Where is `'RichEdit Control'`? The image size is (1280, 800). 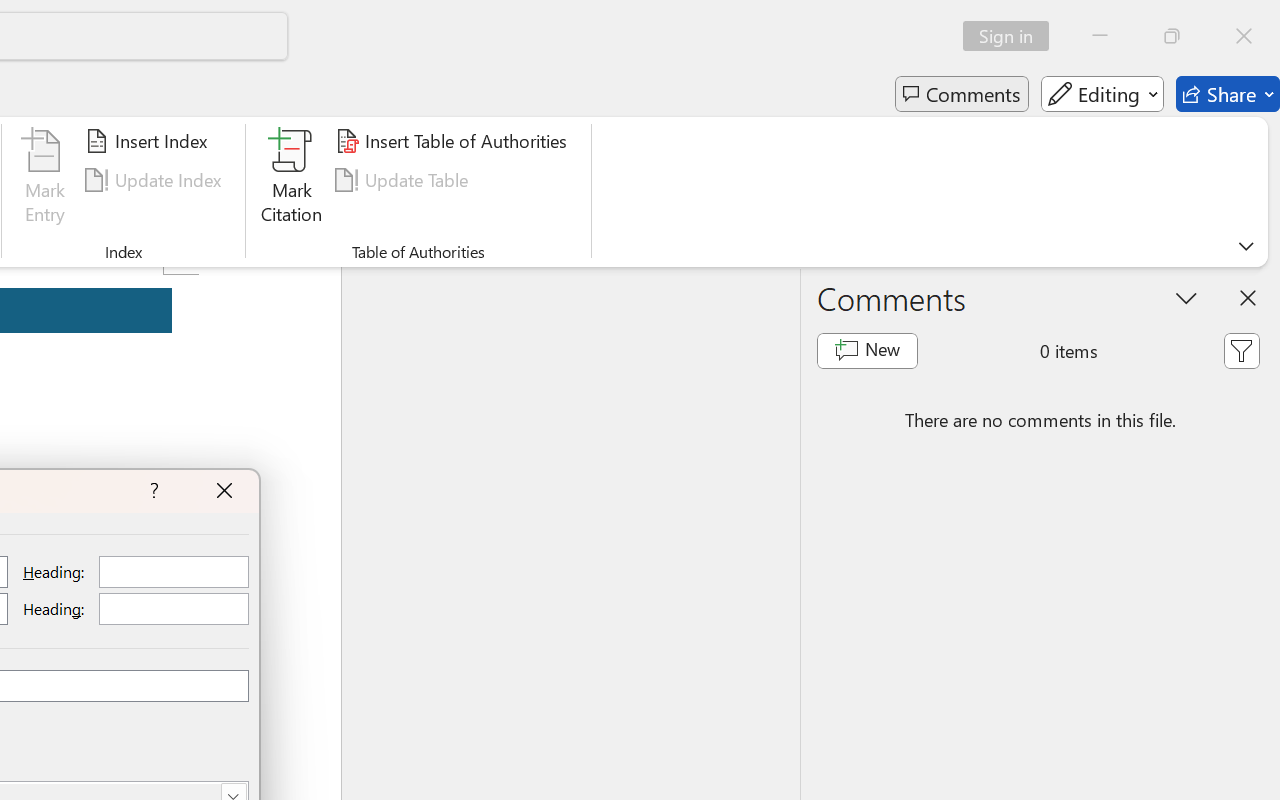 'RichEdit Control' is located at coordinates (174, 609).